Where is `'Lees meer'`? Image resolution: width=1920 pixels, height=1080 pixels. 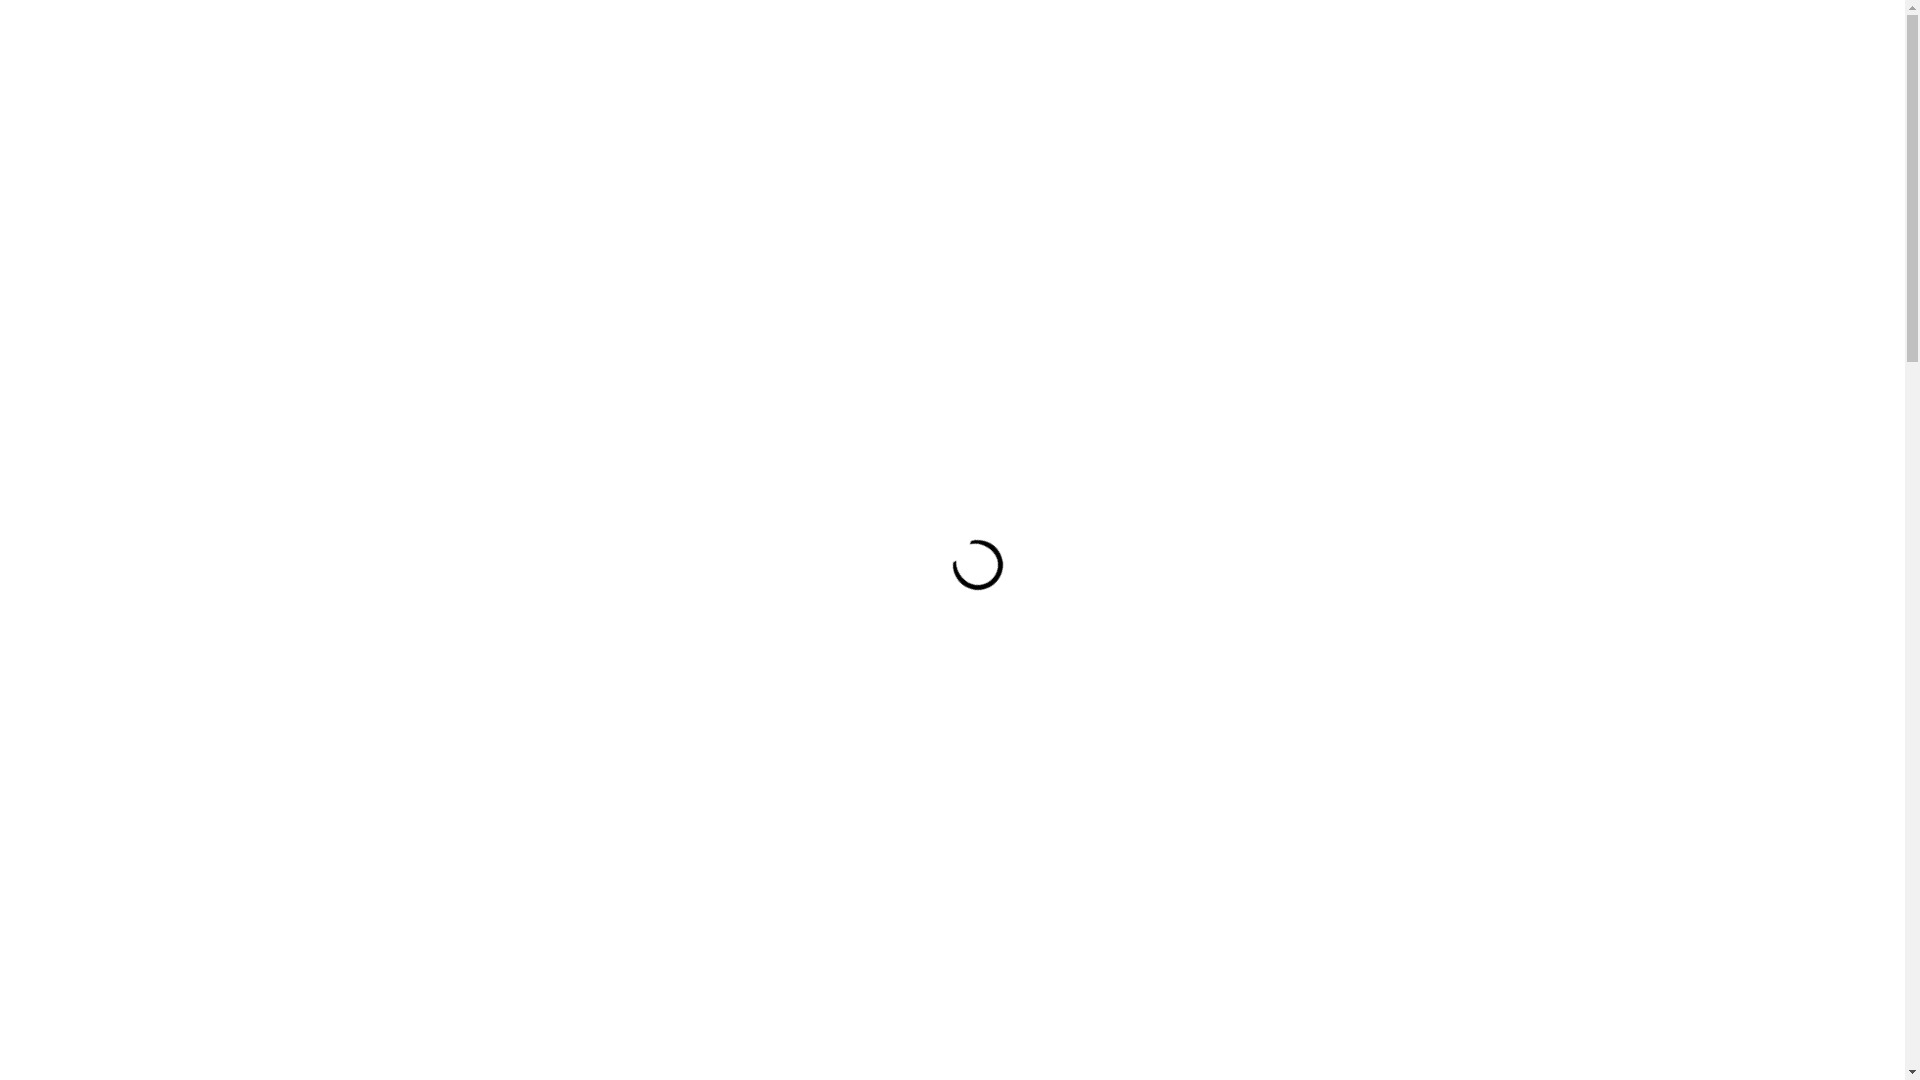 'Lees meer' is located at coordinates (1701, 927).